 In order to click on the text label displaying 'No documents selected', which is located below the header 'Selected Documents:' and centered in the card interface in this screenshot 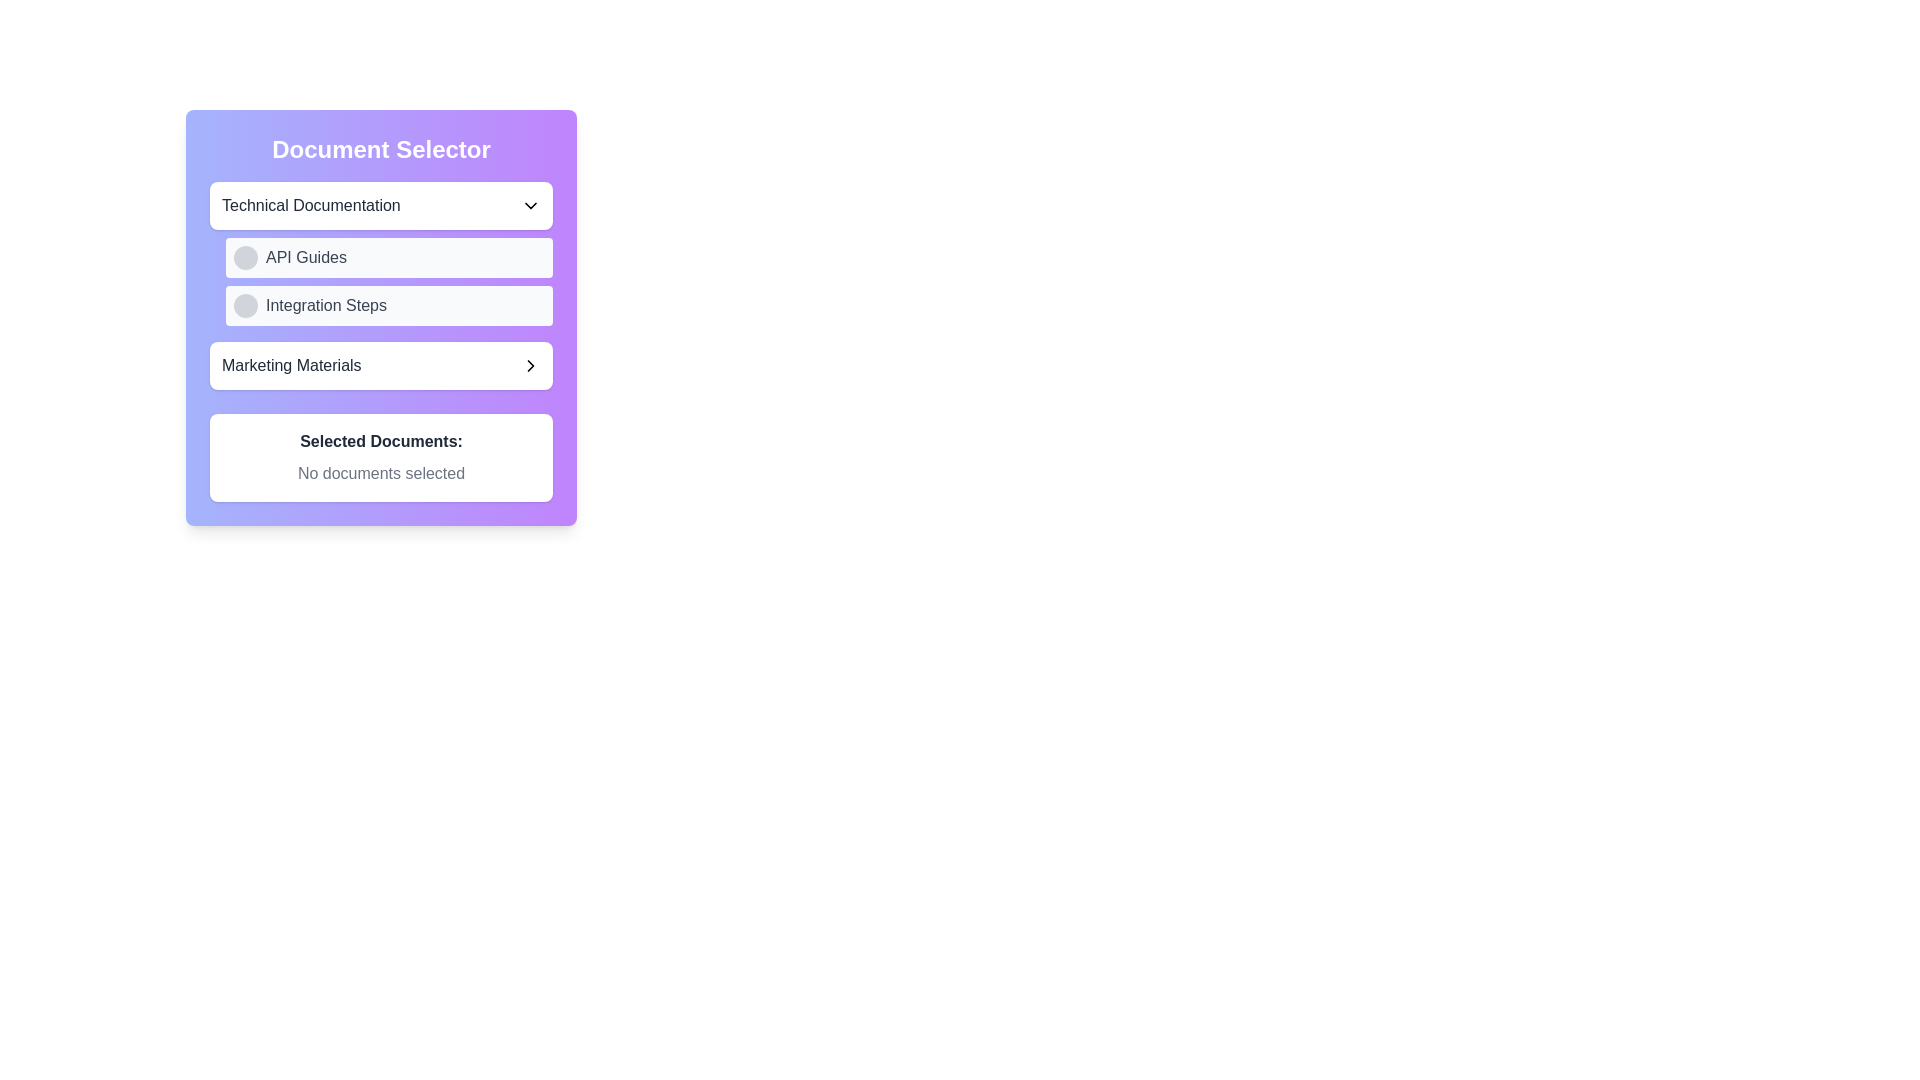, I will do `click(381, 474)`.